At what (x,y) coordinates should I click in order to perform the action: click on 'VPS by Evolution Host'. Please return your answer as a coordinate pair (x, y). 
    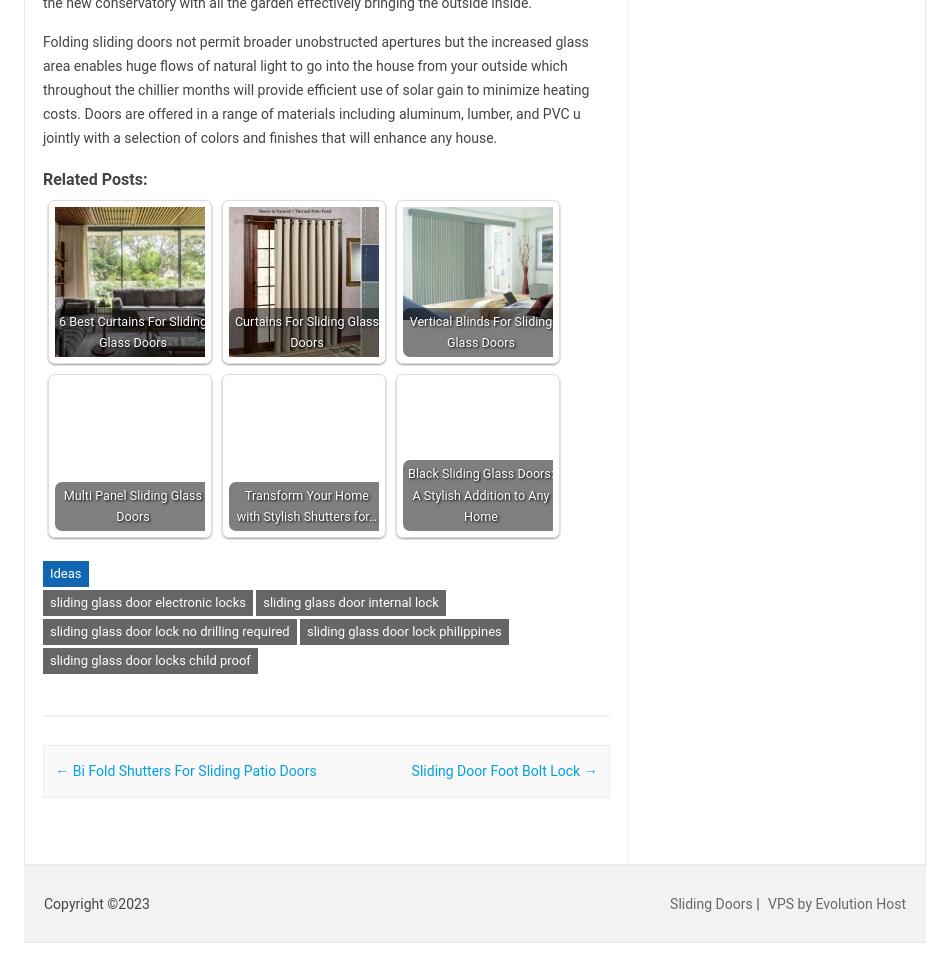
    Looking at the image, I should click on (836, 902).